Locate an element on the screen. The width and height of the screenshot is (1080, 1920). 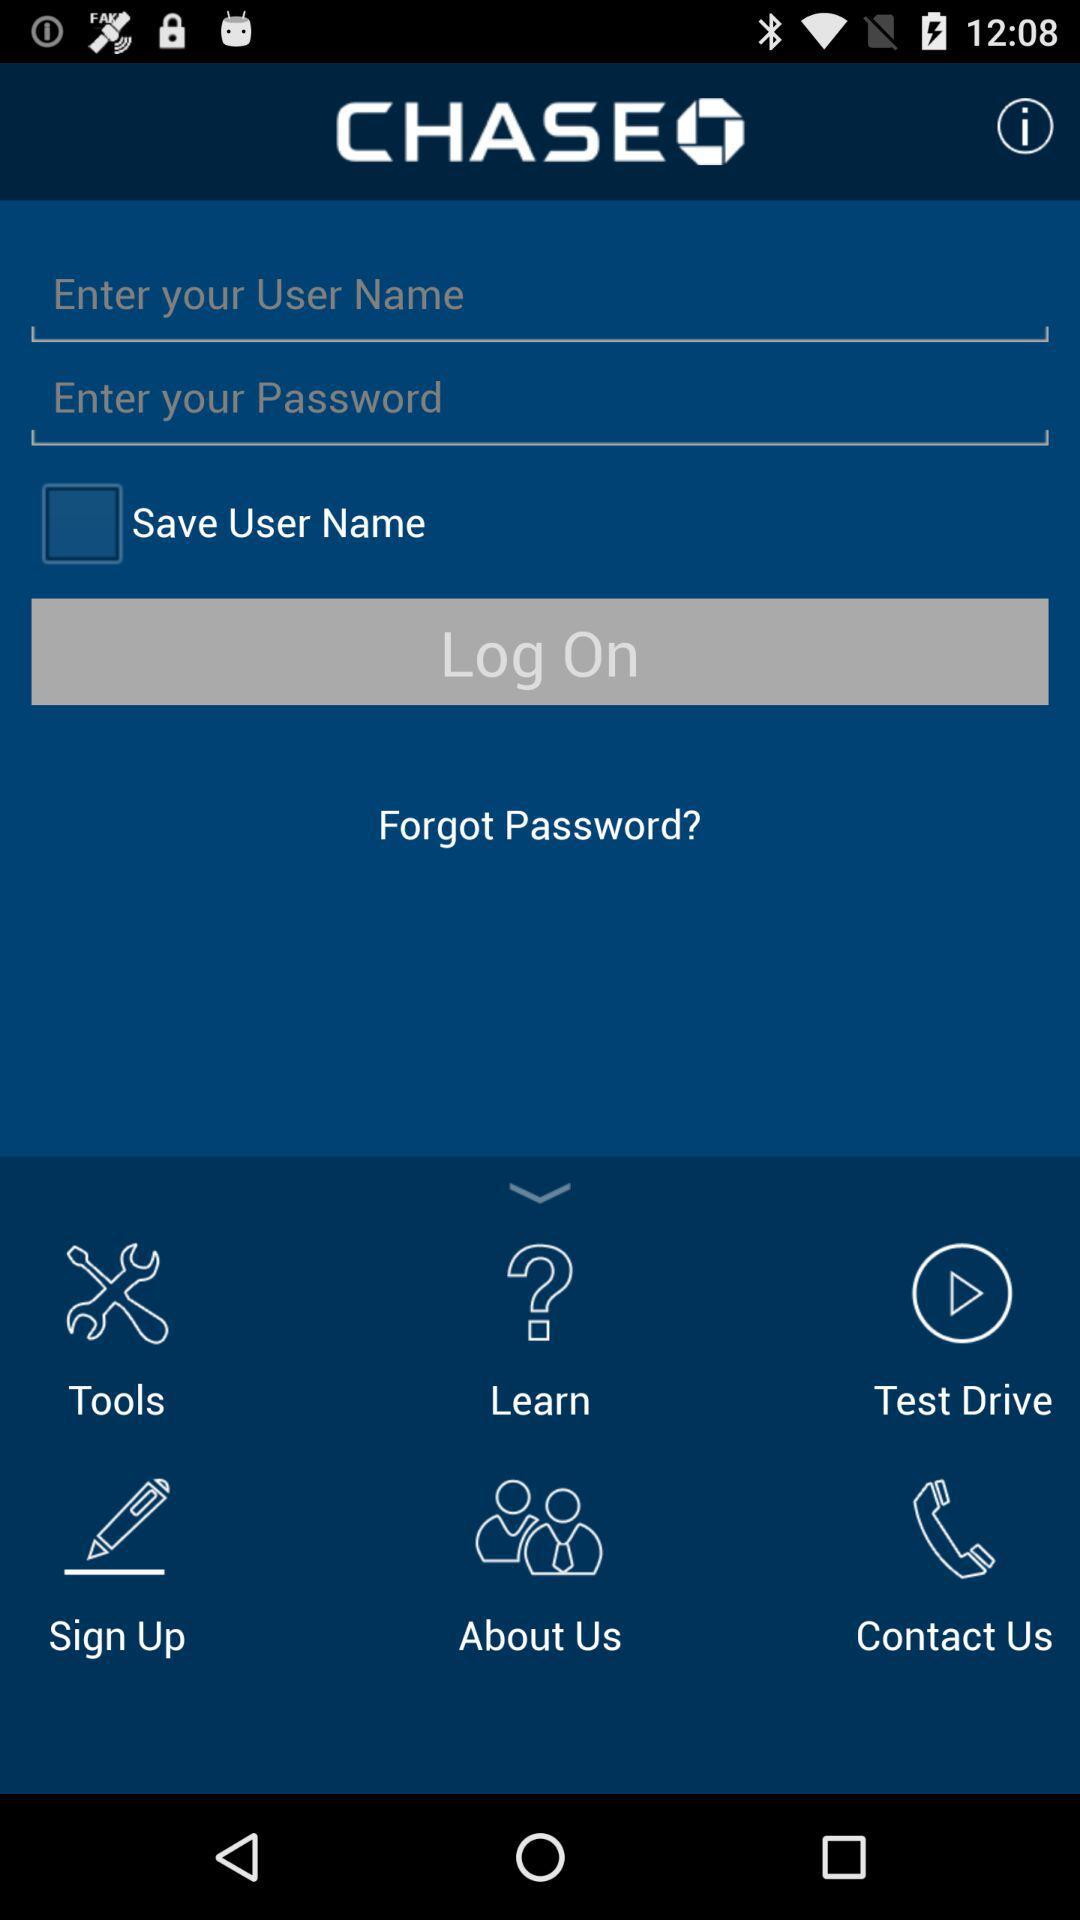
save name is located at coordinates (80, 522).